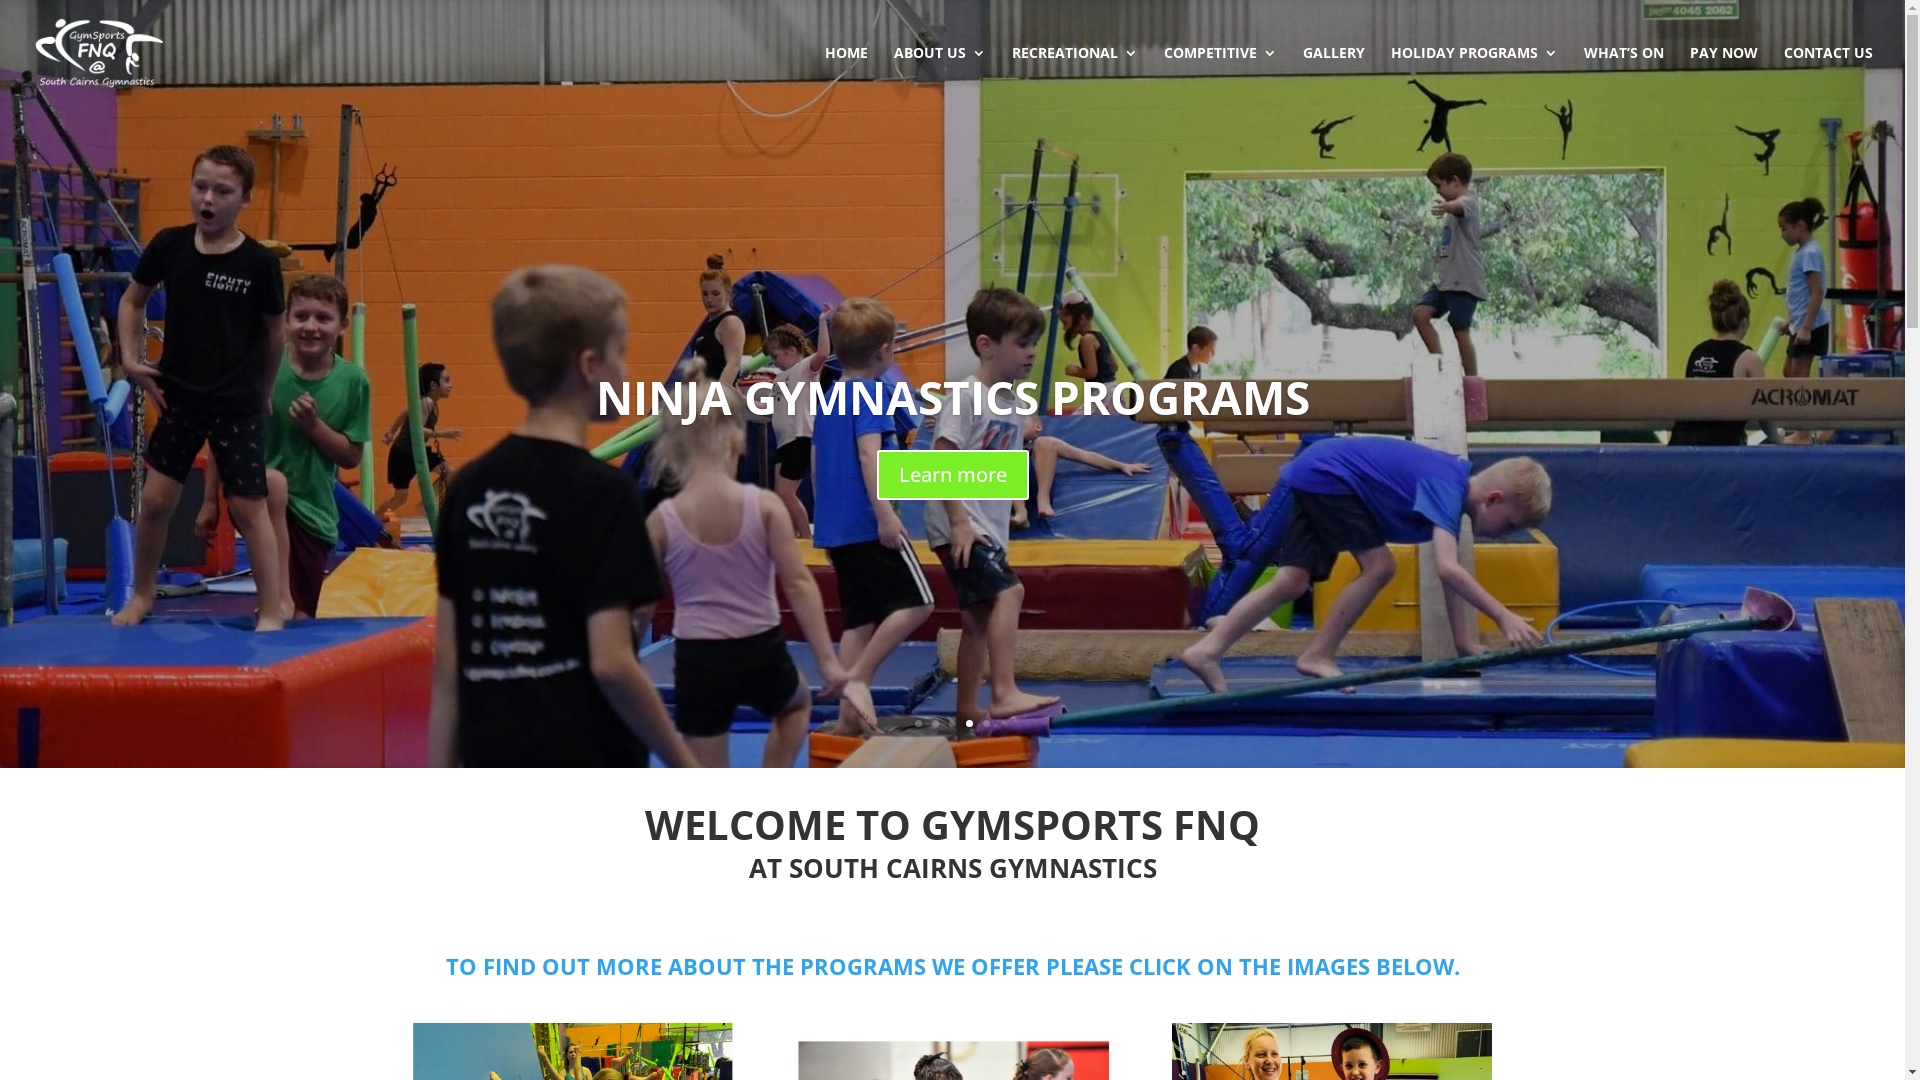  Describe the element at coordinates (986, 723) in the screenshot. I see `'5'` at that location.